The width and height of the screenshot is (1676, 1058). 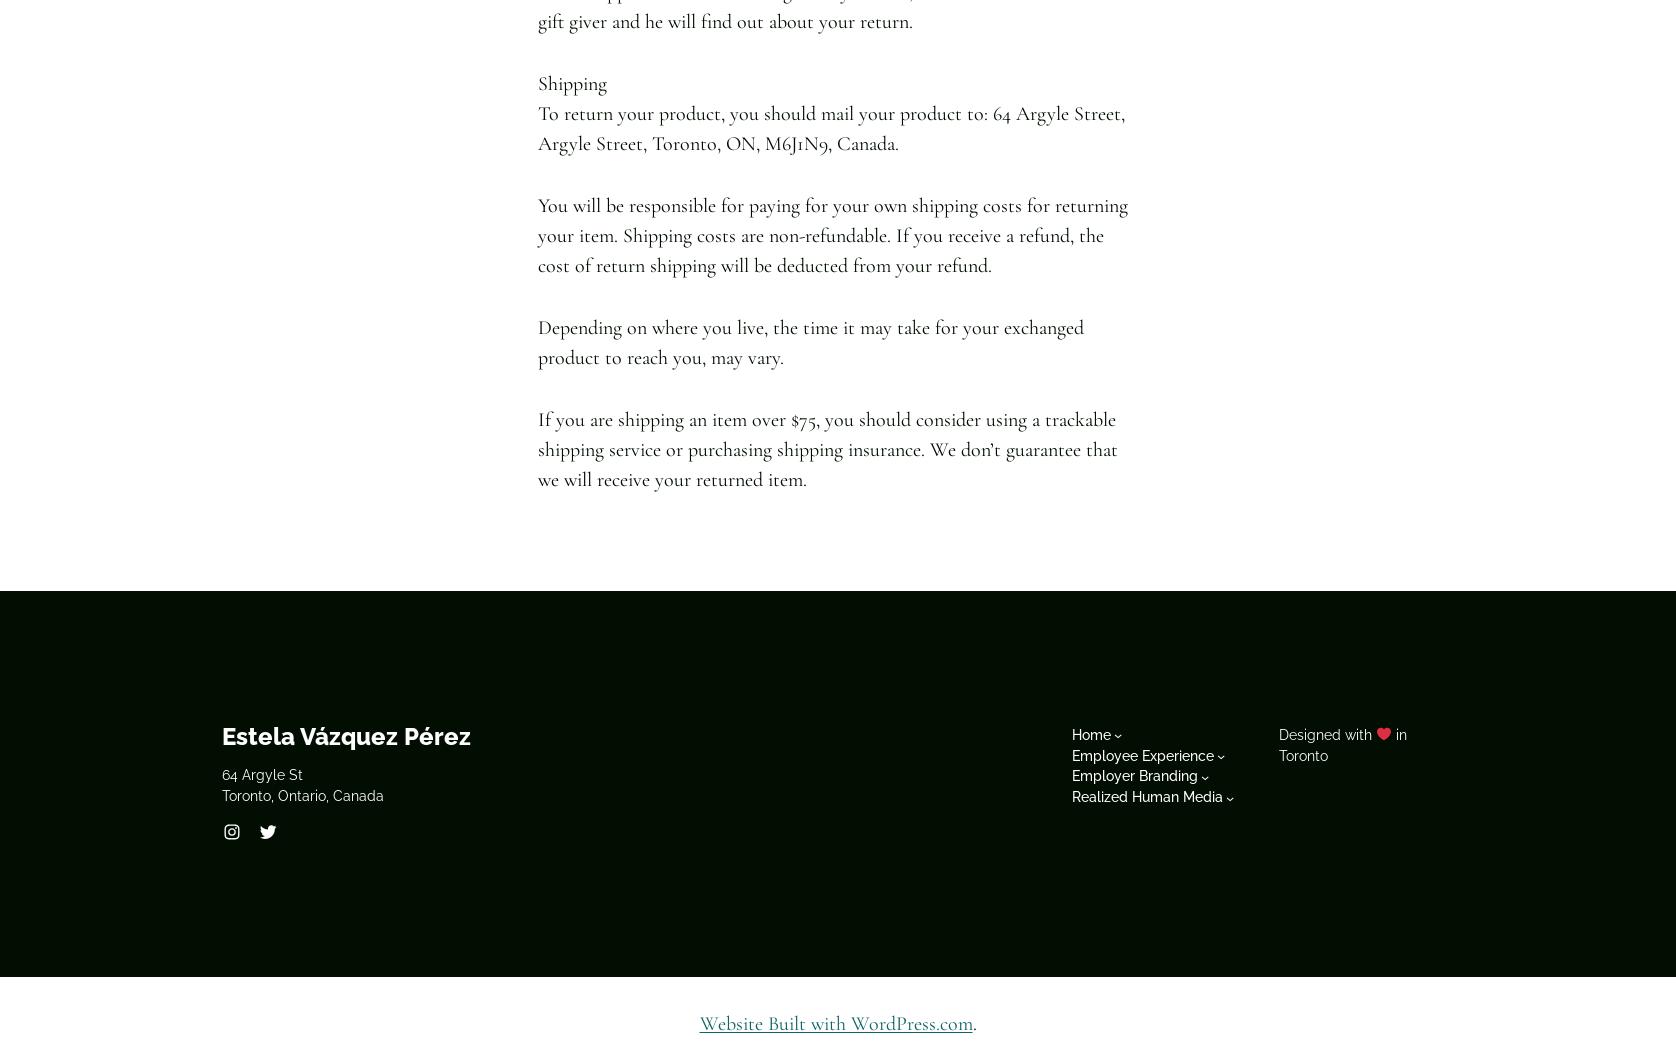 What do you see at coordinates (261, 774) in the screenshot?
I see `'64 Argyle St'` at bounding box center [261, 774].